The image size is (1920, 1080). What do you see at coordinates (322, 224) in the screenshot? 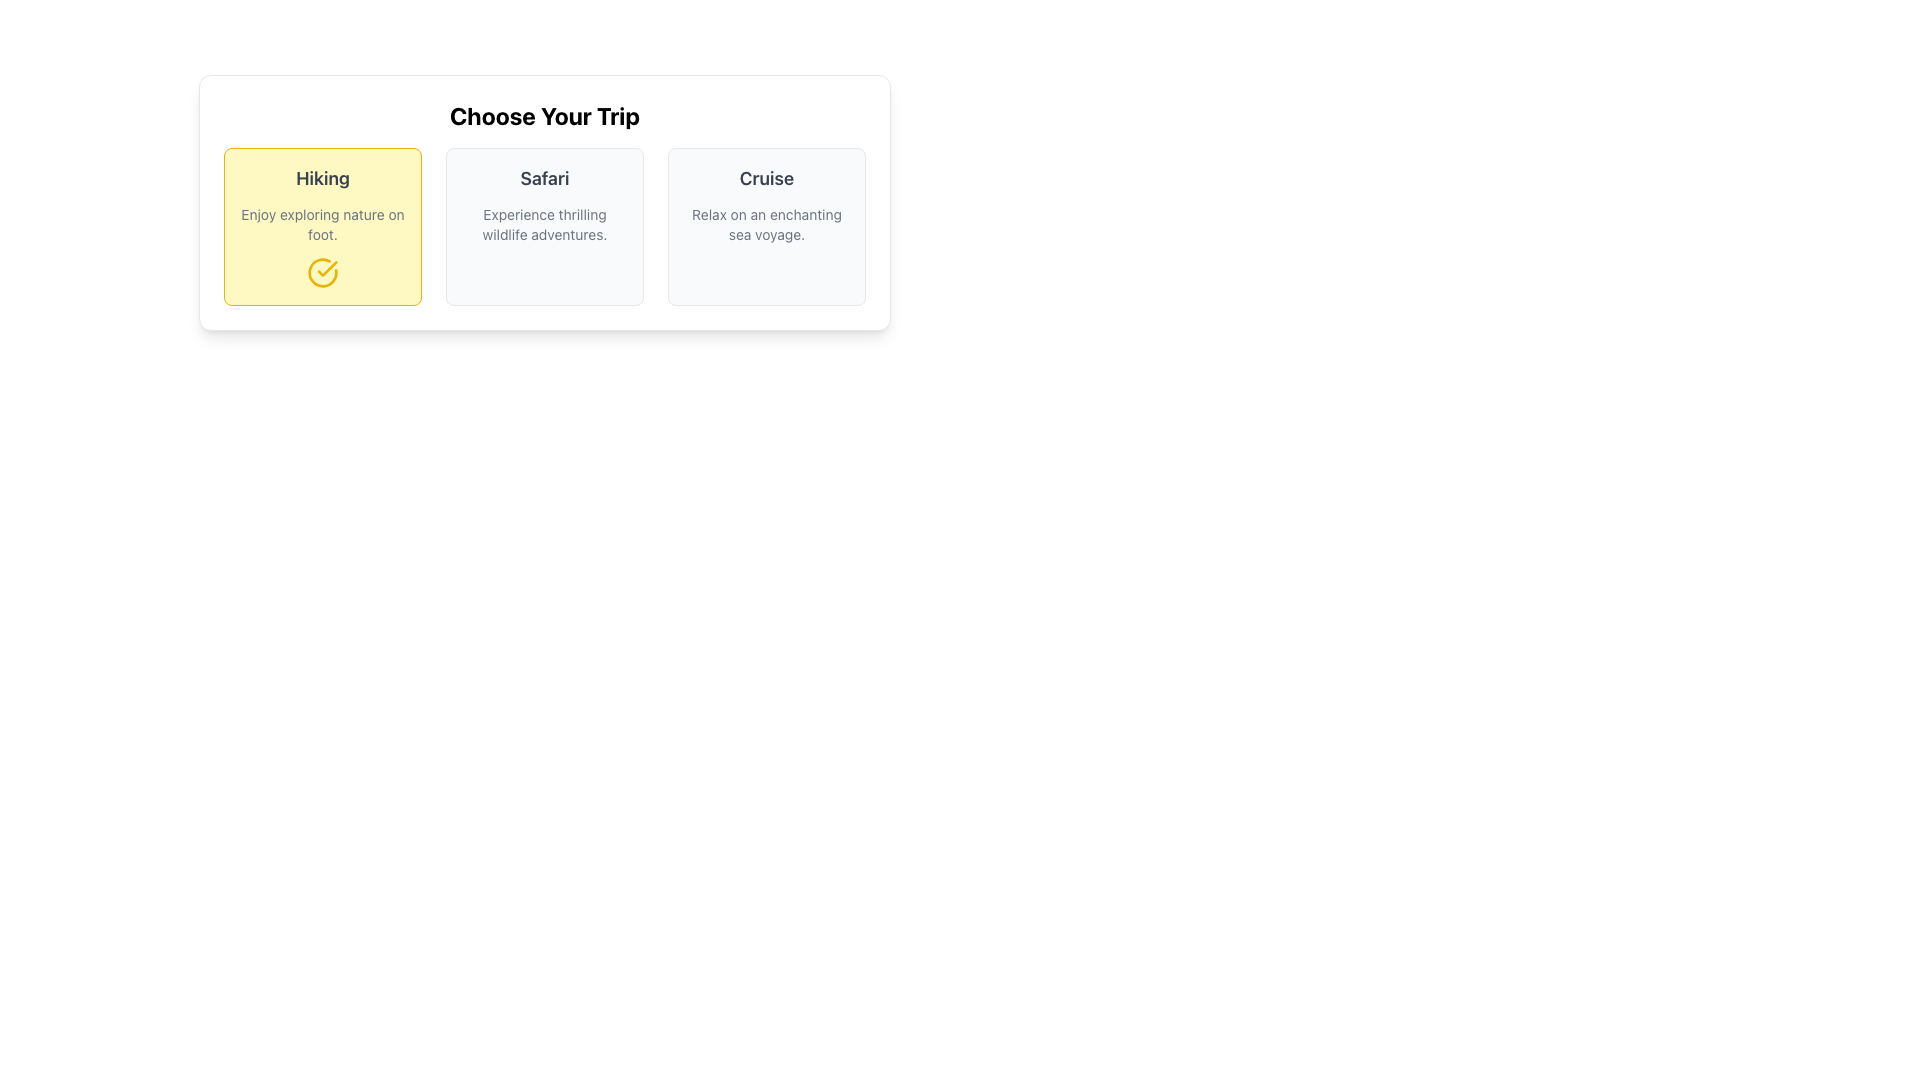
I see `the descriptive text block located below the title 'Hiking' in the trip selection interface` at bounding box center [322, 224].